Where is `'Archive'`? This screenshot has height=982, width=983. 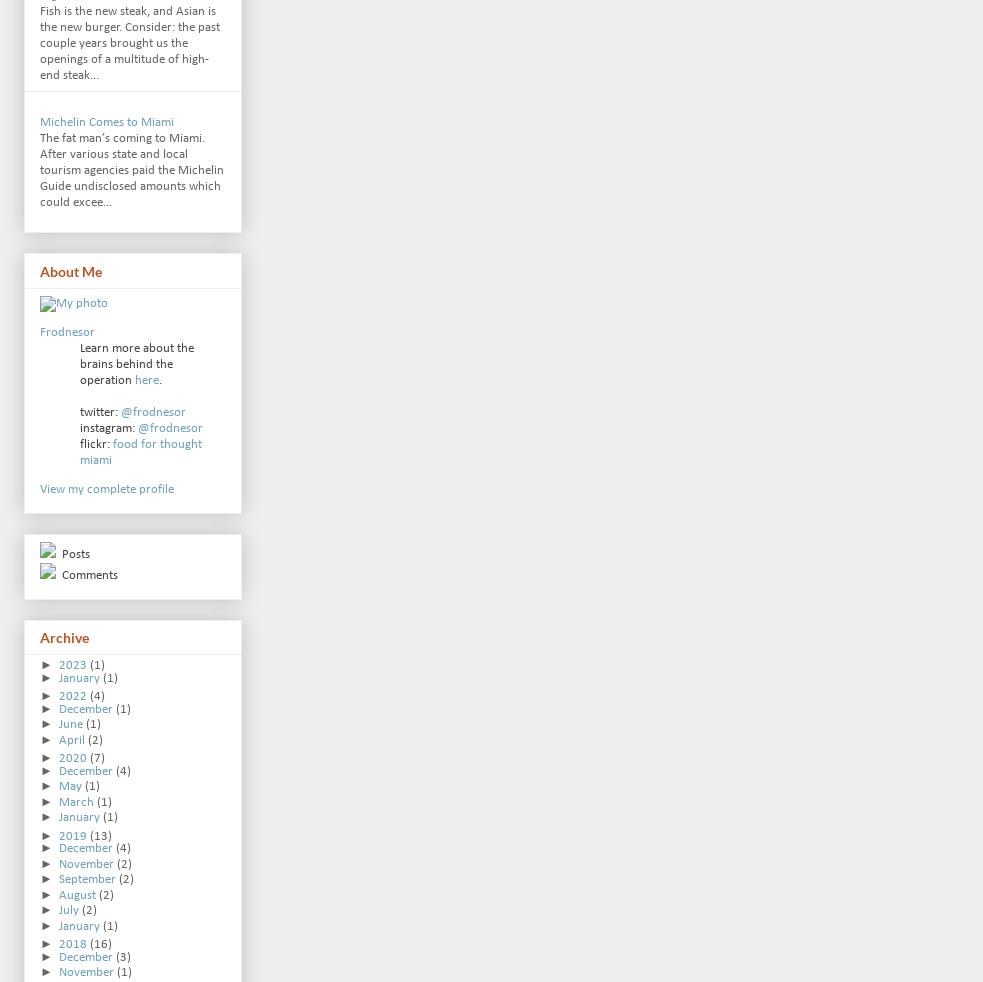 'Archive' is located at coordinates (63, 636).